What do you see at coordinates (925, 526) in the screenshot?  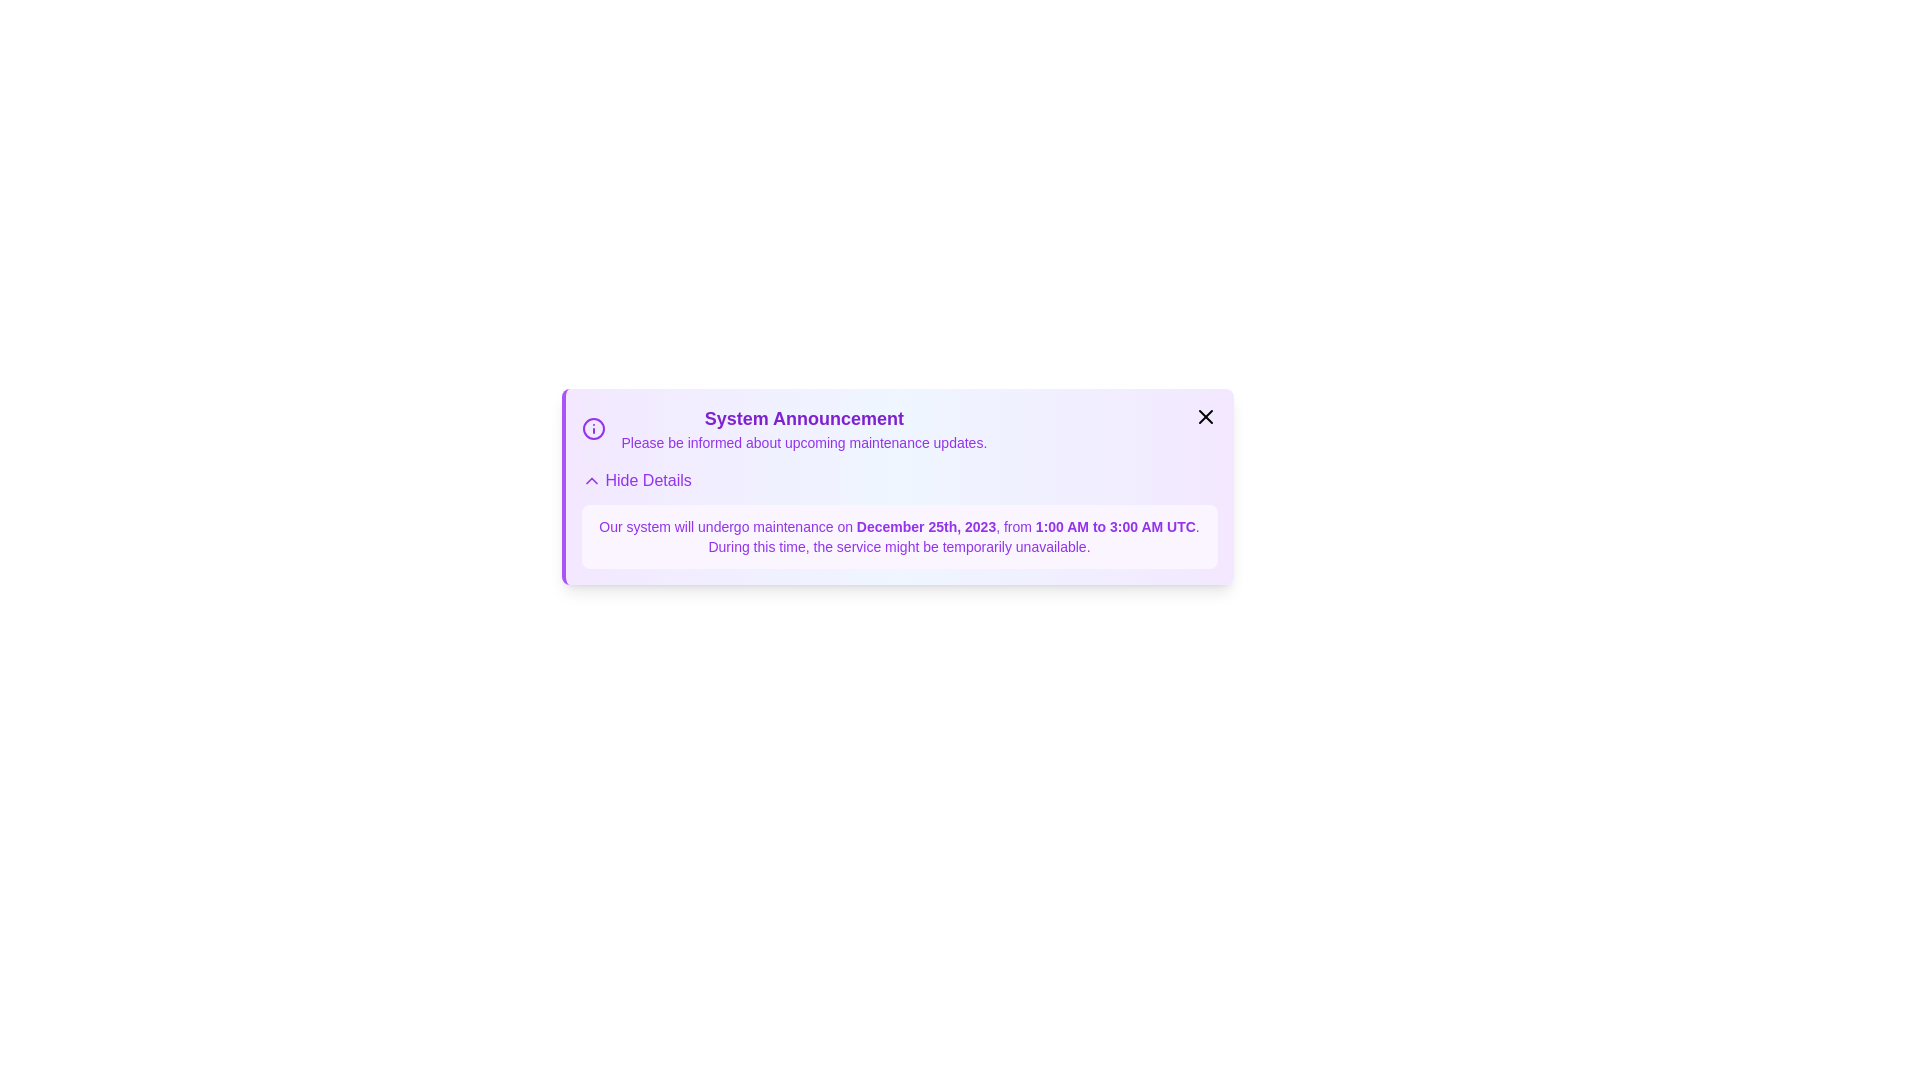 I see `the text label displaying 'December 25th, 2023' in bold purple font, located in the center-bottom portion of the notification panel` at bounding box center [925, 526].